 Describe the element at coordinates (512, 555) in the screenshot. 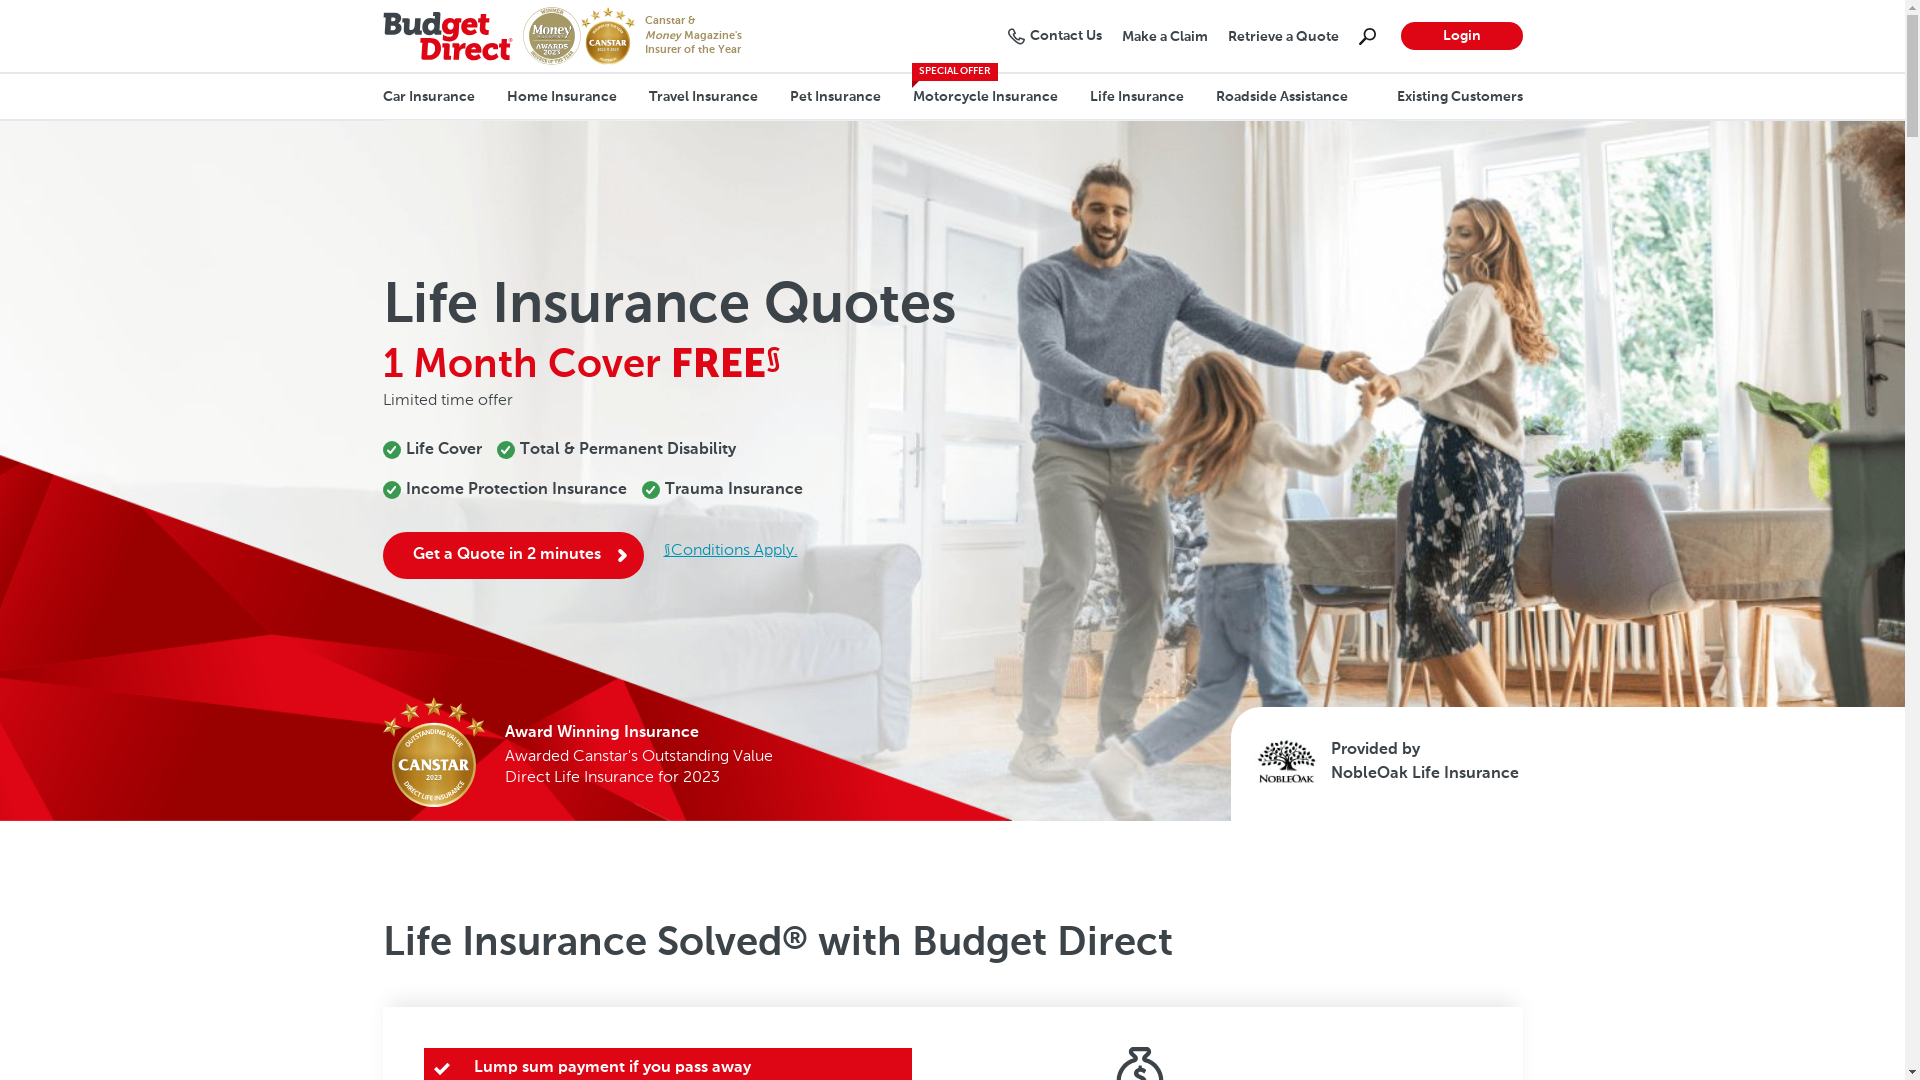

I see `'Get a Quote in 2 minutes'` at that location.